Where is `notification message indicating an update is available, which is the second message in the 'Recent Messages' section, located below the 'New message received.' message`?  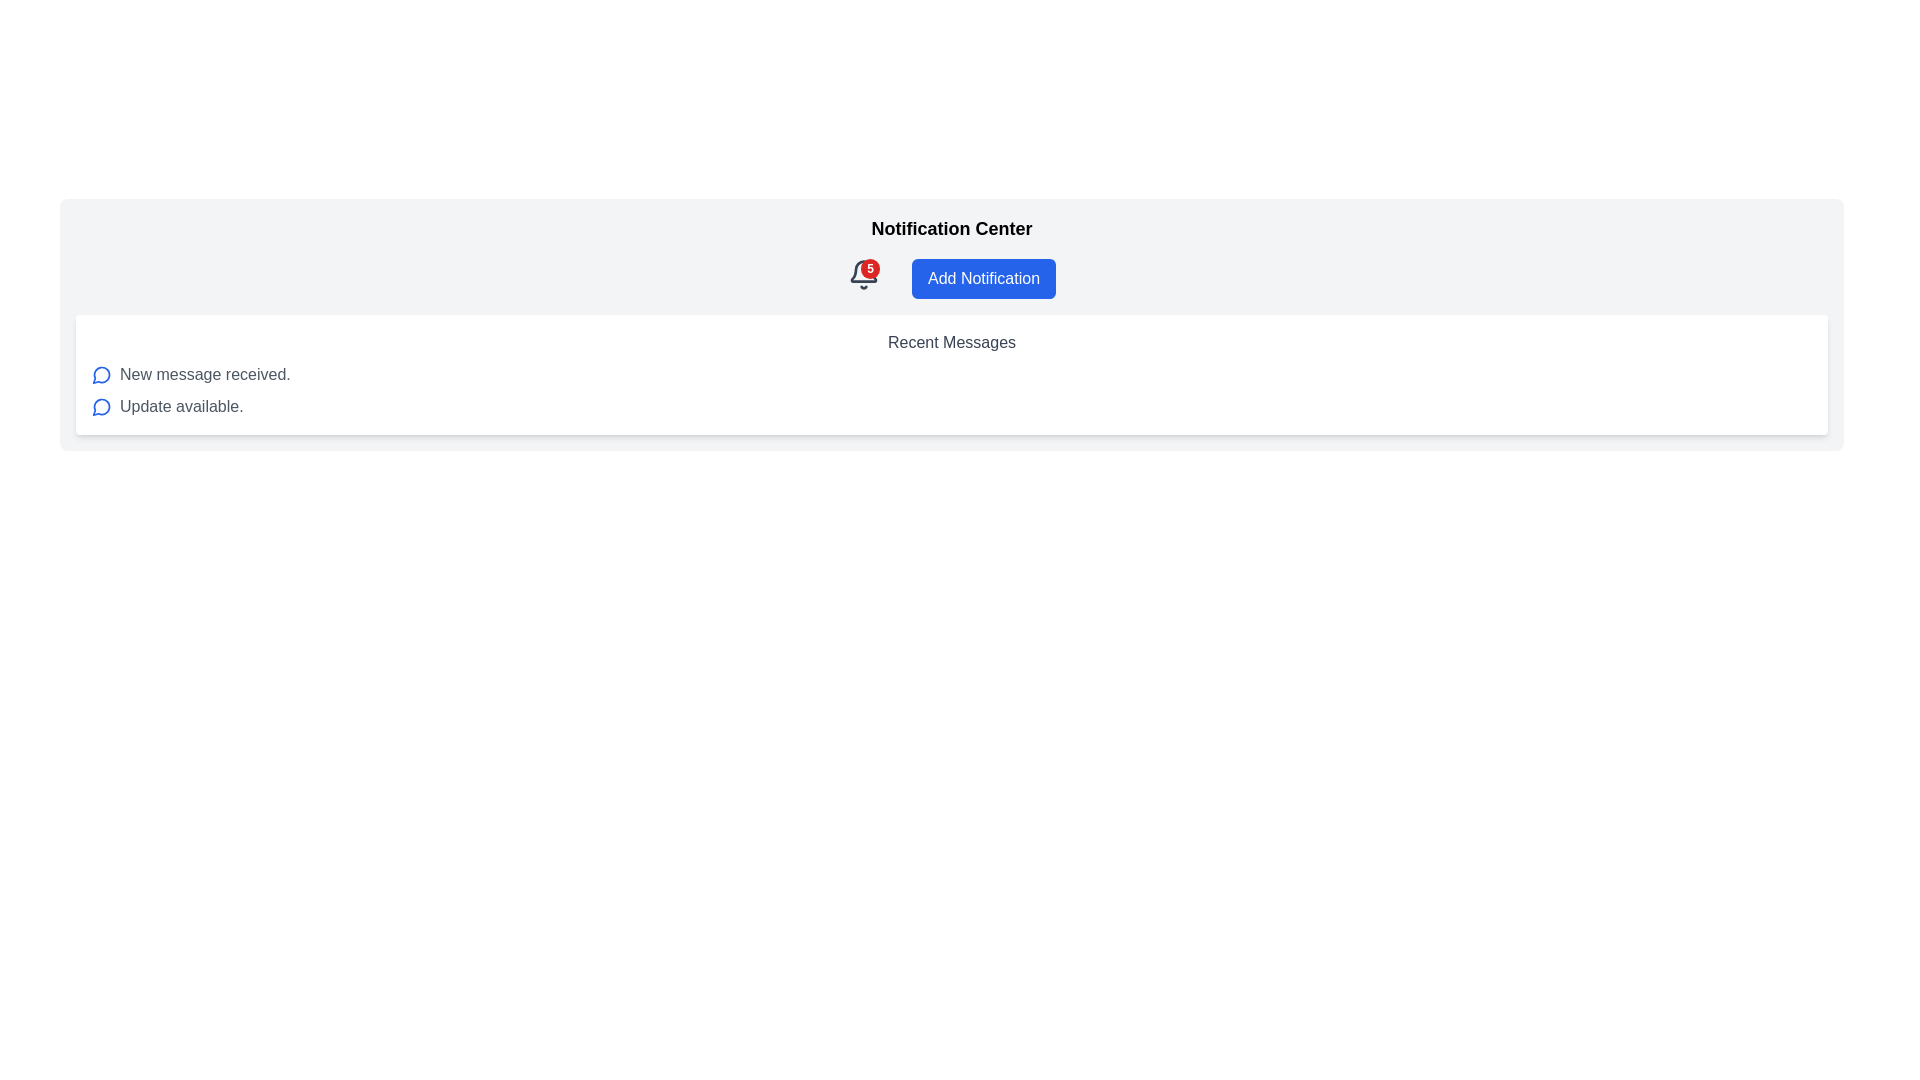
notification message indicating an update is available, which is the second message in the 'Recent Messages' section, located below the 'New message received.' message is located at coordinates (181, 406).